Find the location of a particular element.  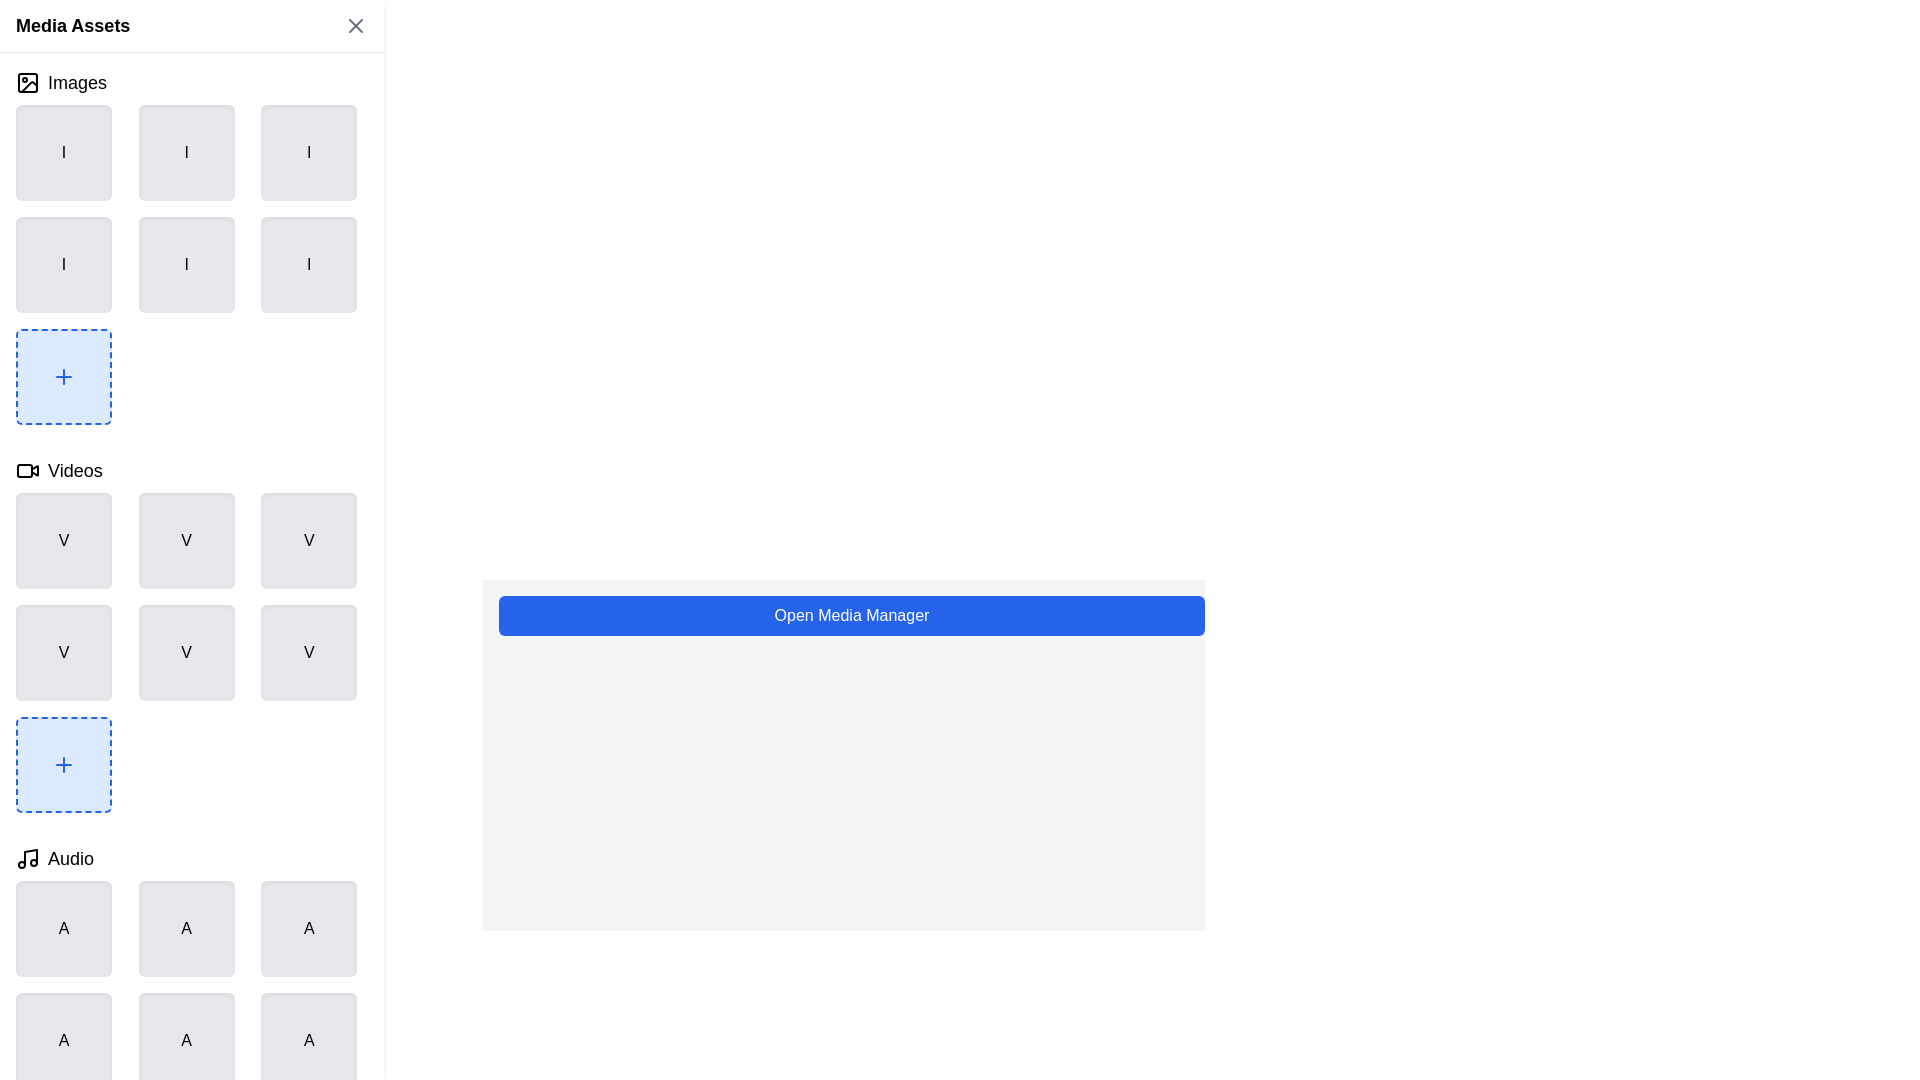

the close button located at the top-right corner of the 'Media Assets' panel is located at coordinates (355, 26).